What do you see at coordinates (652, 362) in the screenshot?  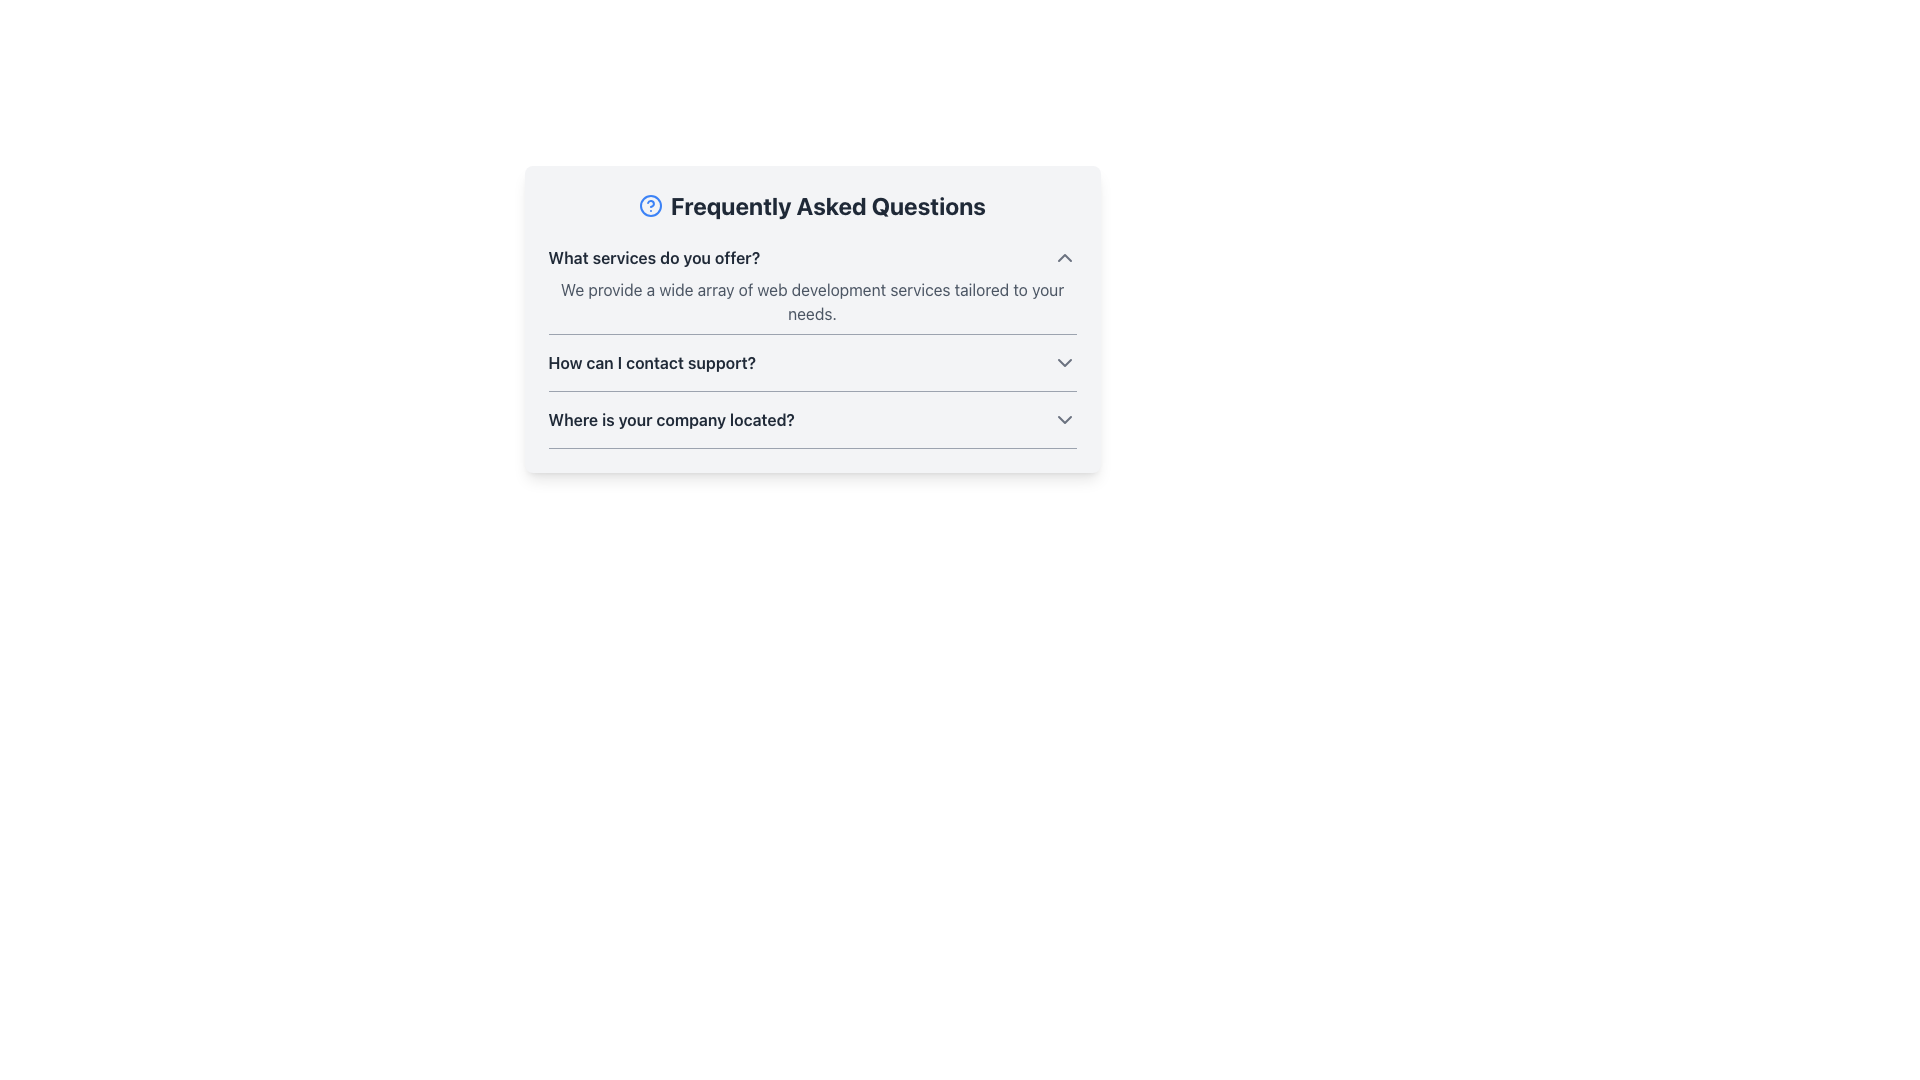 I see `the textual heading element that asks 'How can I contact support?' in the Frequently Asked Questions section` at bounding box center [652, 362].